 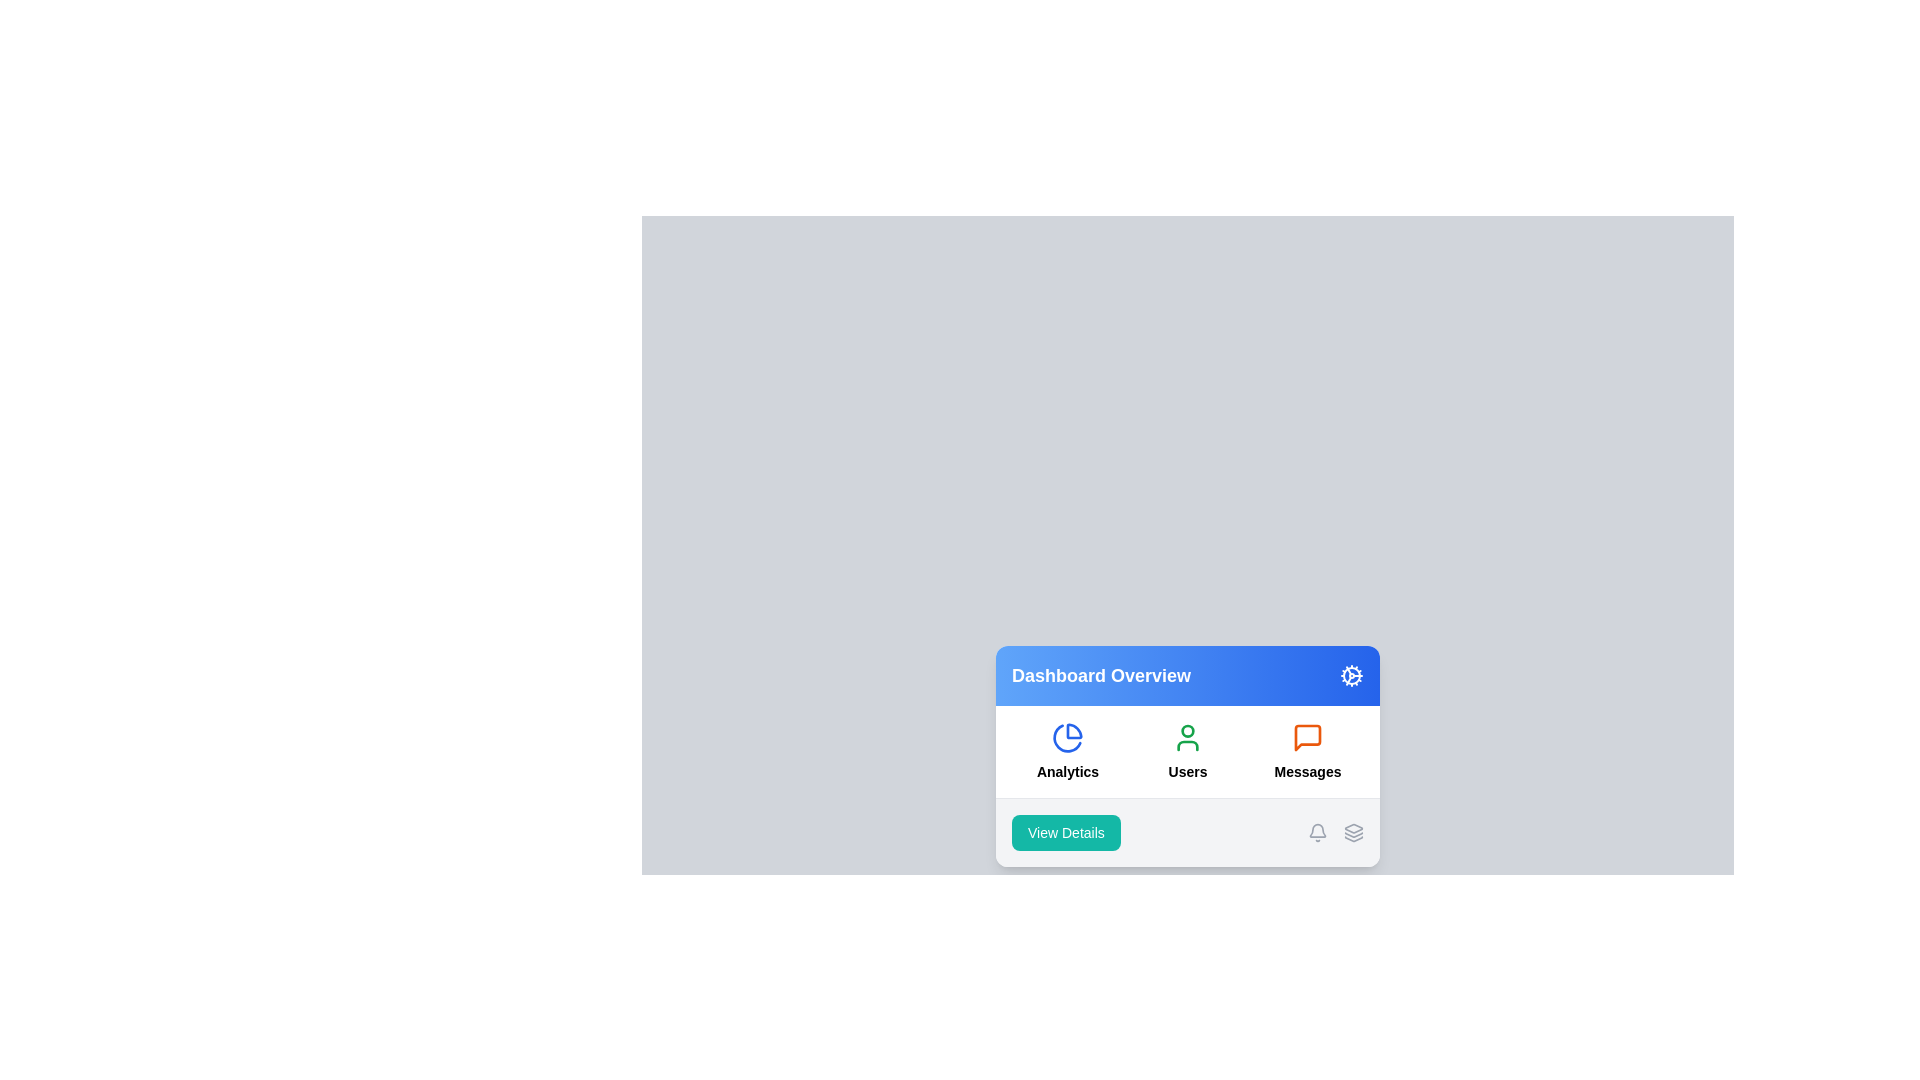 What do you see at coordinates (1188, 751) in the screenshot?
I see `labels for the central section of the grid layout containing icons and text for 'Analytics', 'Users', and 'Messages' located below the 'Dashboard Overview' header` at bounding box center [1188, 751].